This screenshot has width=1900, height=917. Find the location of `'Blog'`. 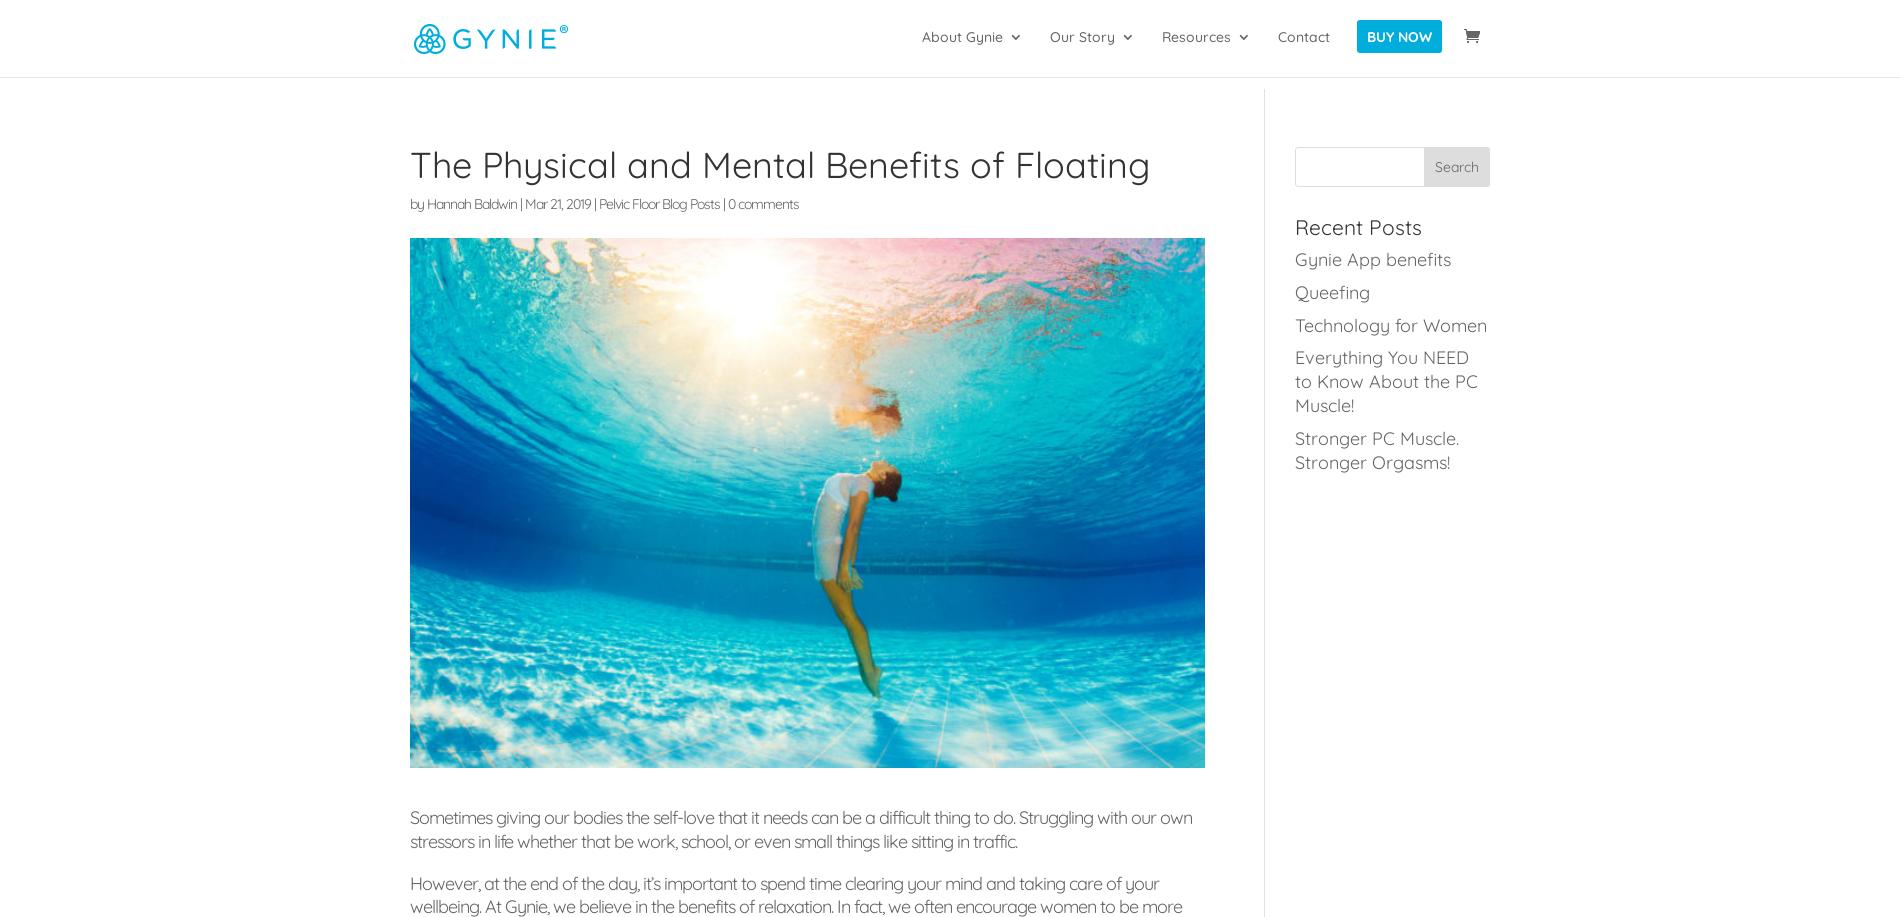

'Blog' is located at coordinates (1215, 132).